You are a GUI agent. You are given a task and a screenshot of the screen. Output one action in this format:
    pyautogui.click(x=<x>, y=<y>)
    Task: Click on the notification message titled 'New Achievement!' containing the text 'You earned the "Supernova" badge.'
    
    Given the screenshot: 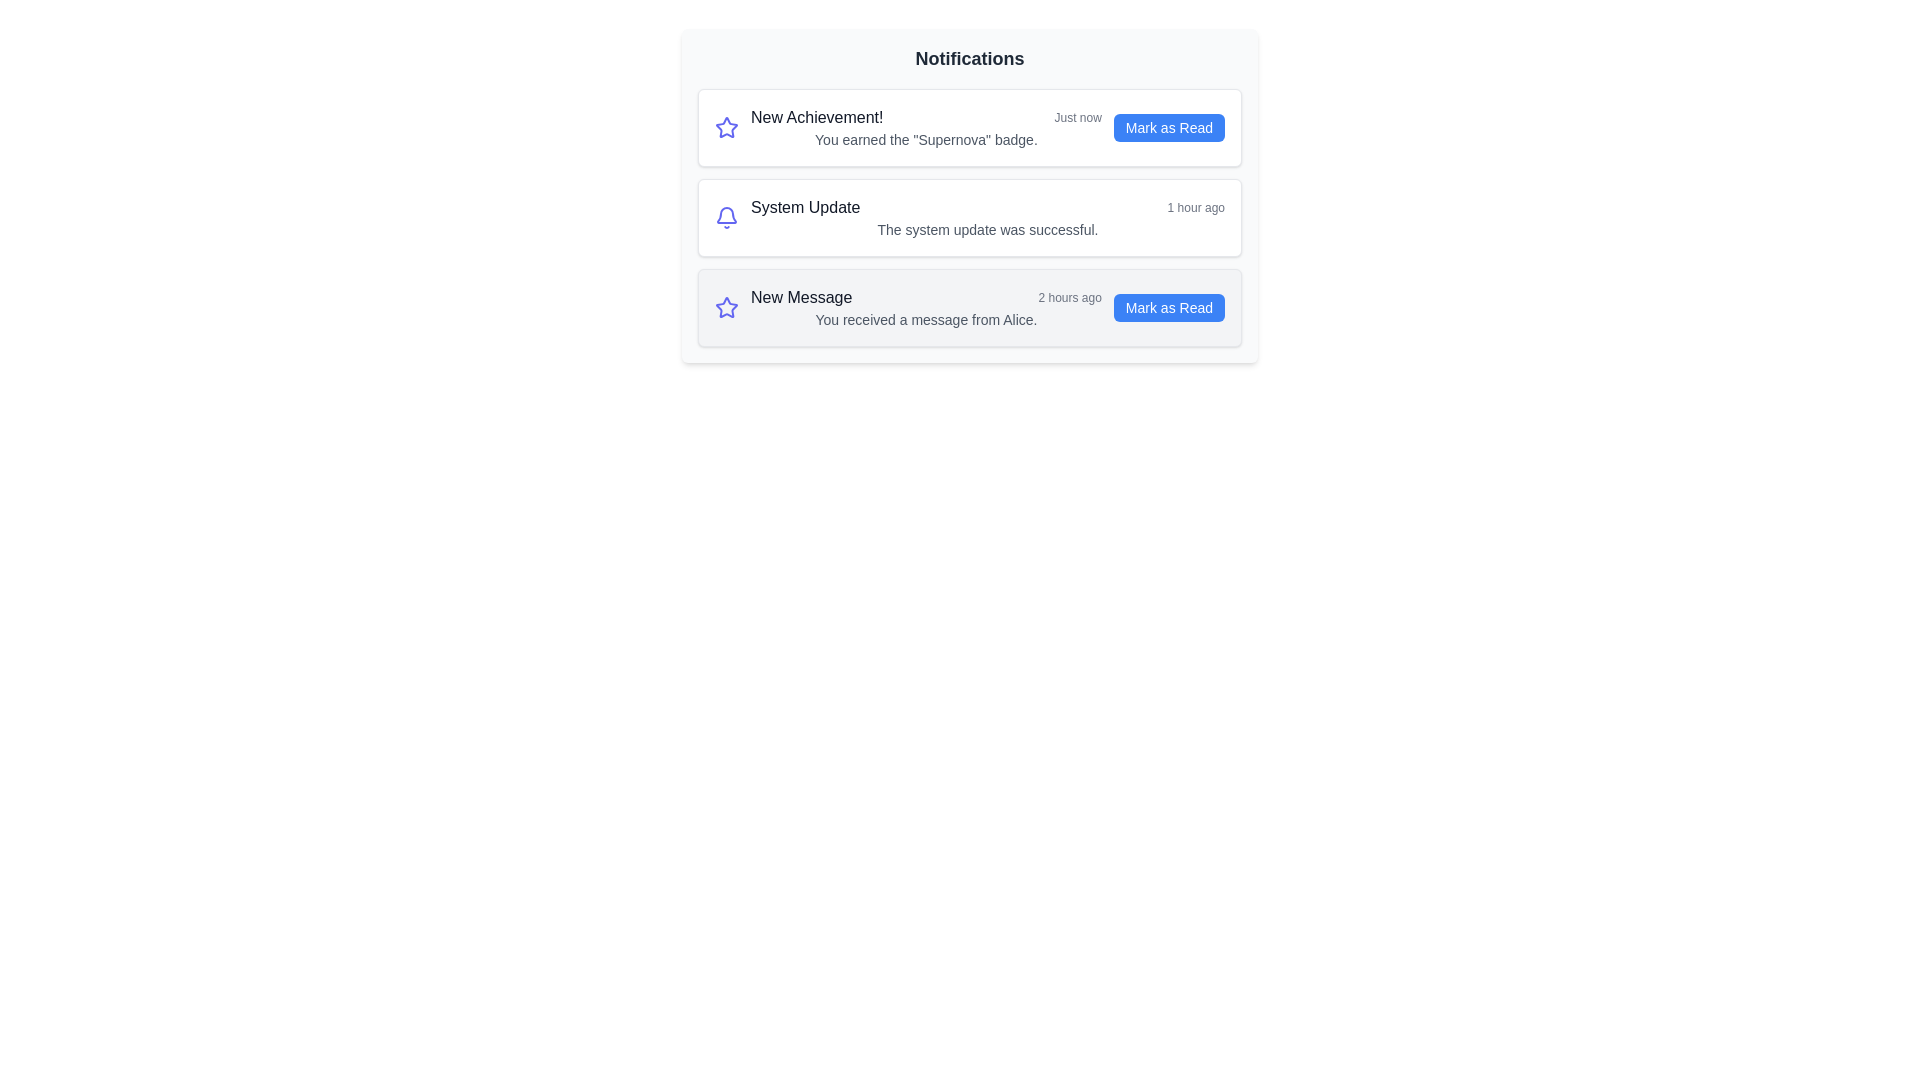 What is the action you would take?
    pyautogui.click(x=925, y=127)
    